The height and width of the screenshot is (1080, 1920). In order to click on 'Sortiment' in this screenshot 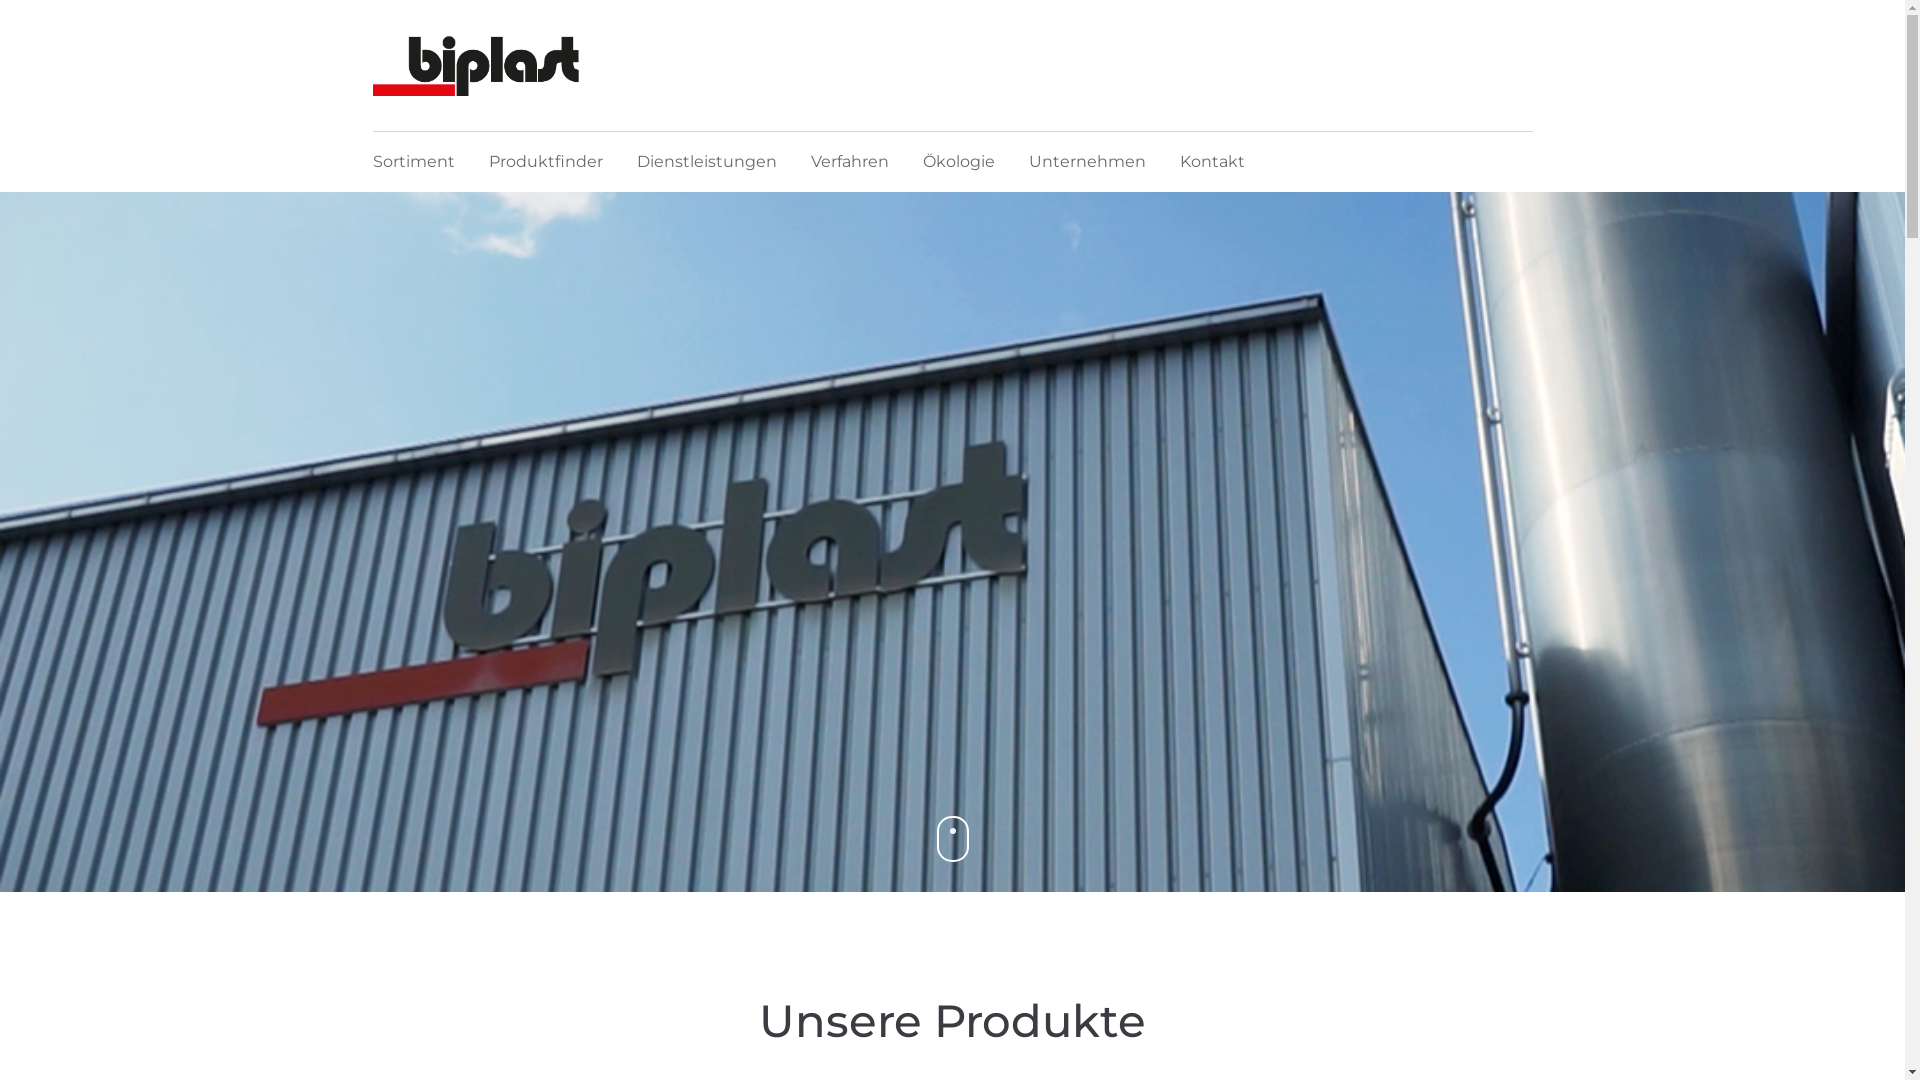, I will do `click(411, 161)`.